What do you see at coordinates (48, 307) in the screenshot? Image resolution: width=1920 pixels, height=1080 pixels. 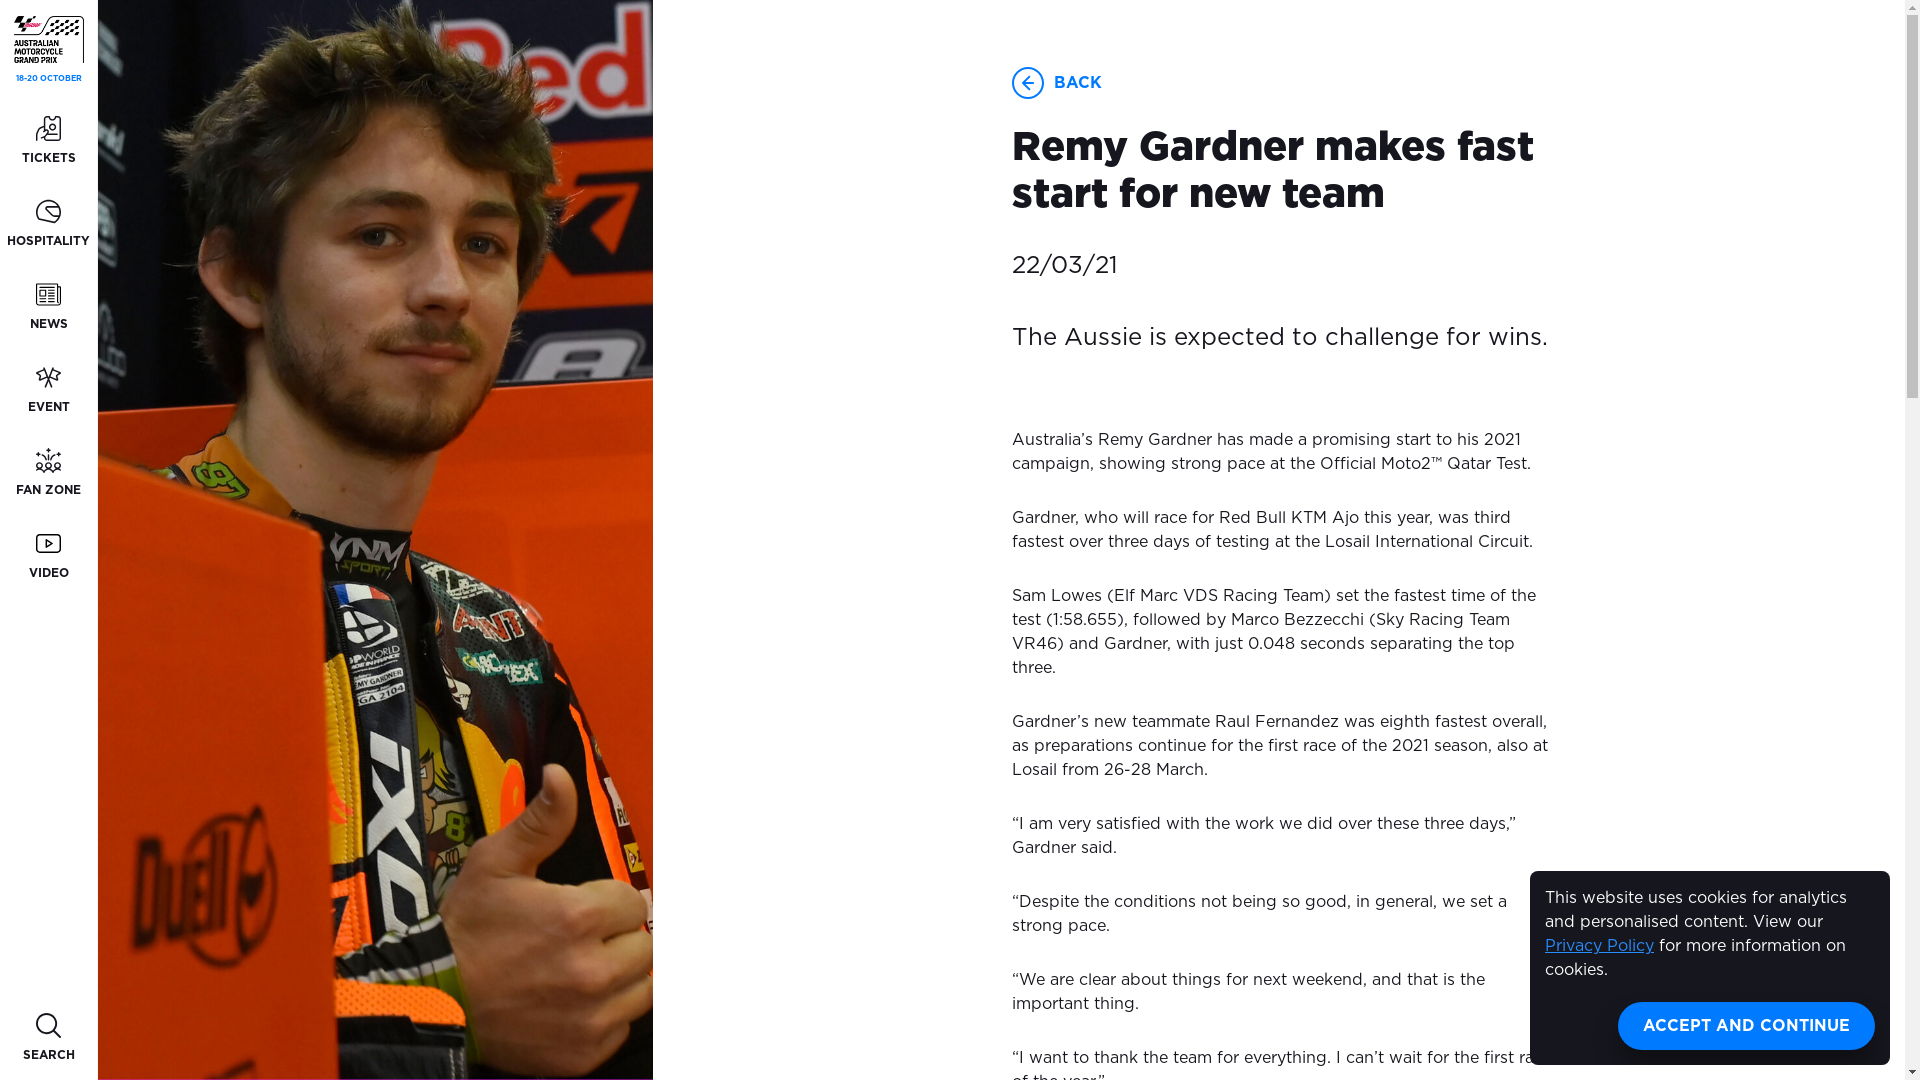 I see `'NEWS'` at bounding box center [48, 307].